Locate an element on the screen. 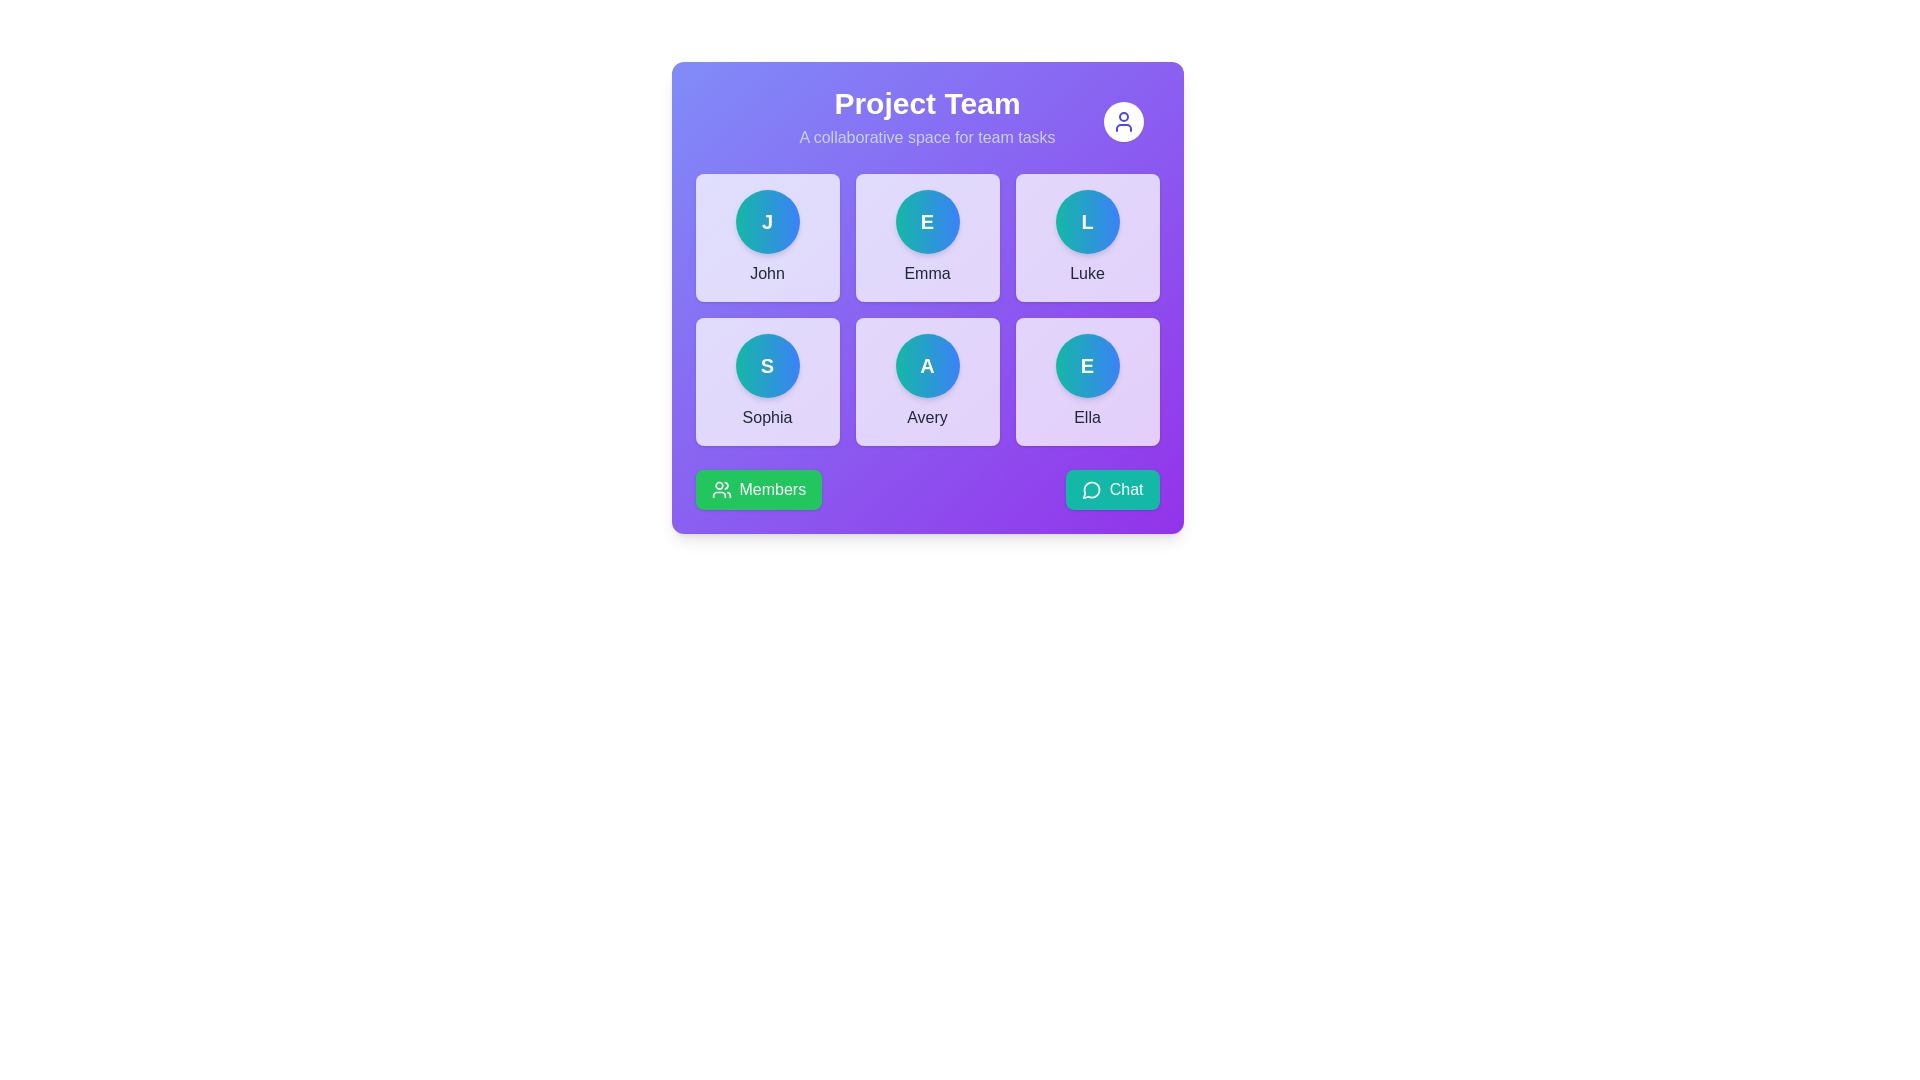  the Text Label displaying the user's name located directly below the circular avatar labeled 'E' in the center column of a 3x2 grid of user cards is located at coordinates (926, 273).